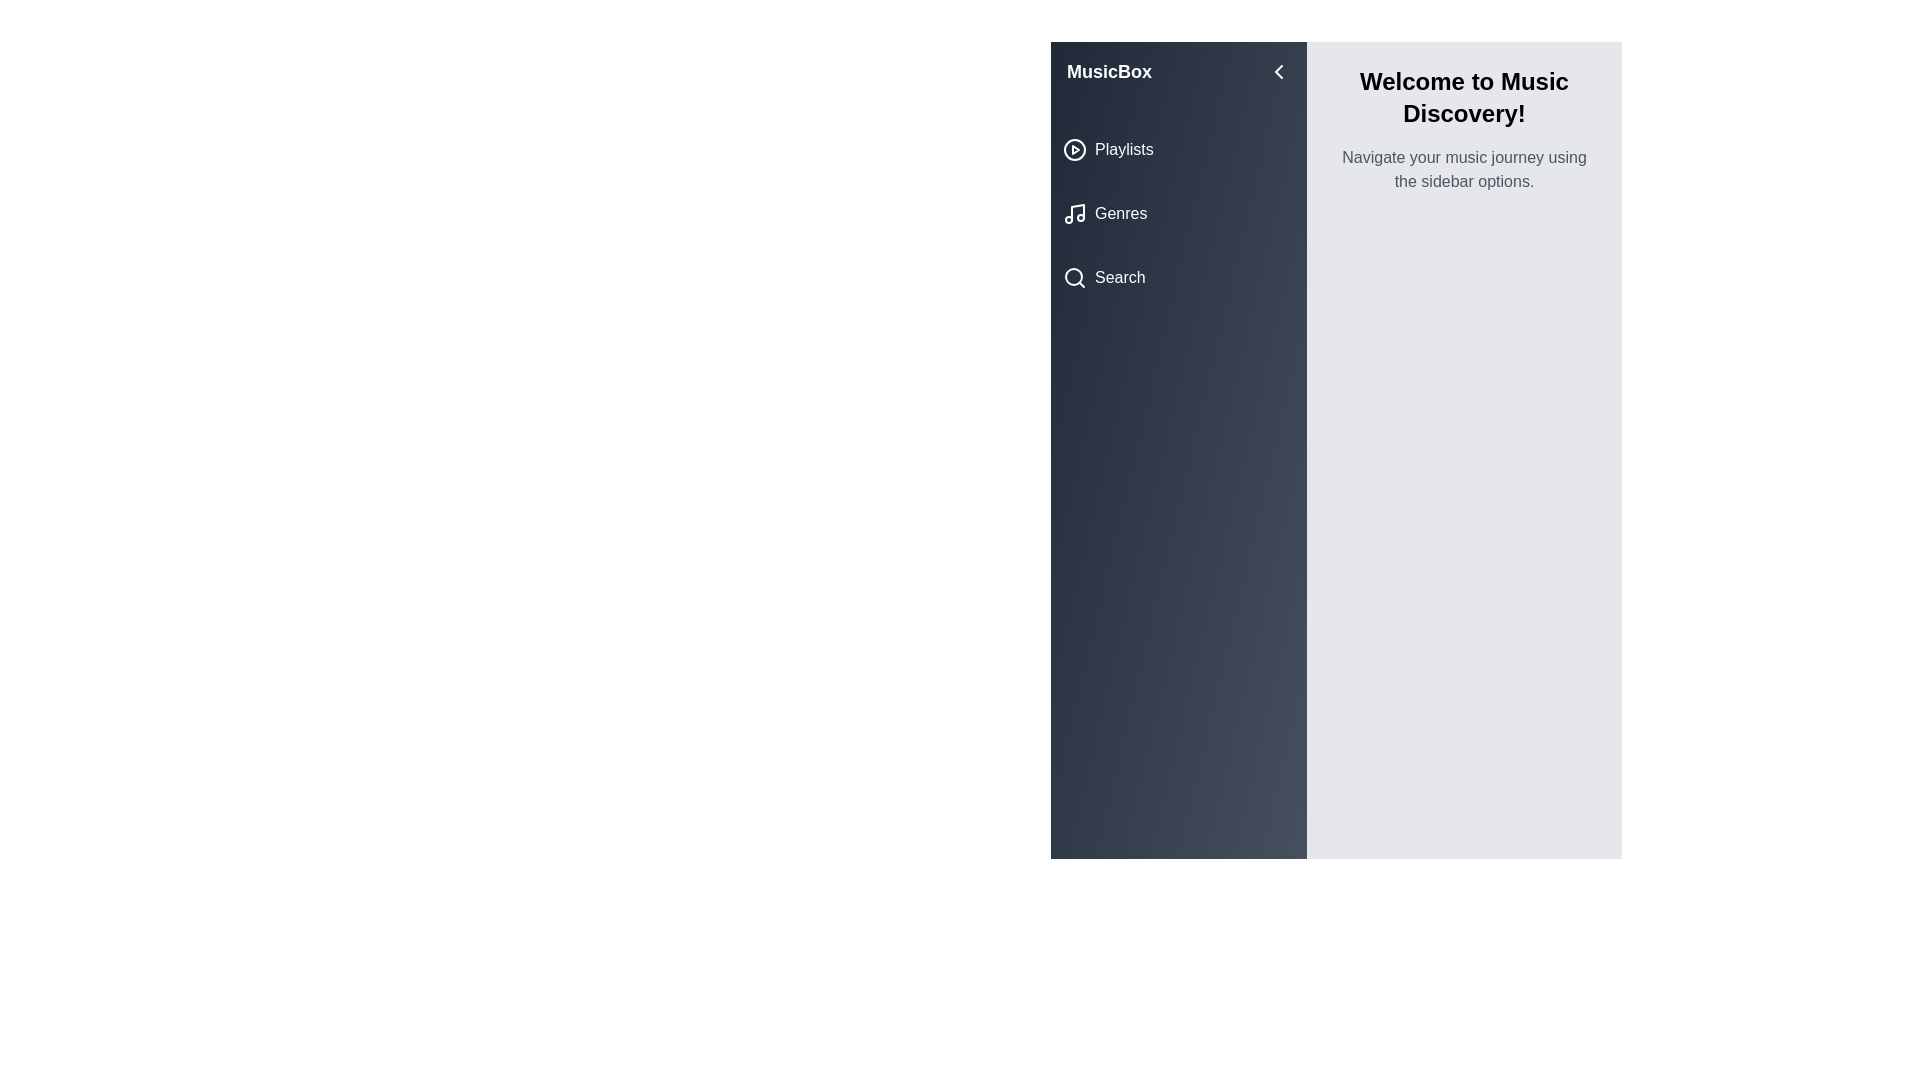 This screenshot has width=1920, height=1080. Describe the element at coordinates (1179, 277) in the screenshot. I see `the music category Search from the sidebar` at that location.